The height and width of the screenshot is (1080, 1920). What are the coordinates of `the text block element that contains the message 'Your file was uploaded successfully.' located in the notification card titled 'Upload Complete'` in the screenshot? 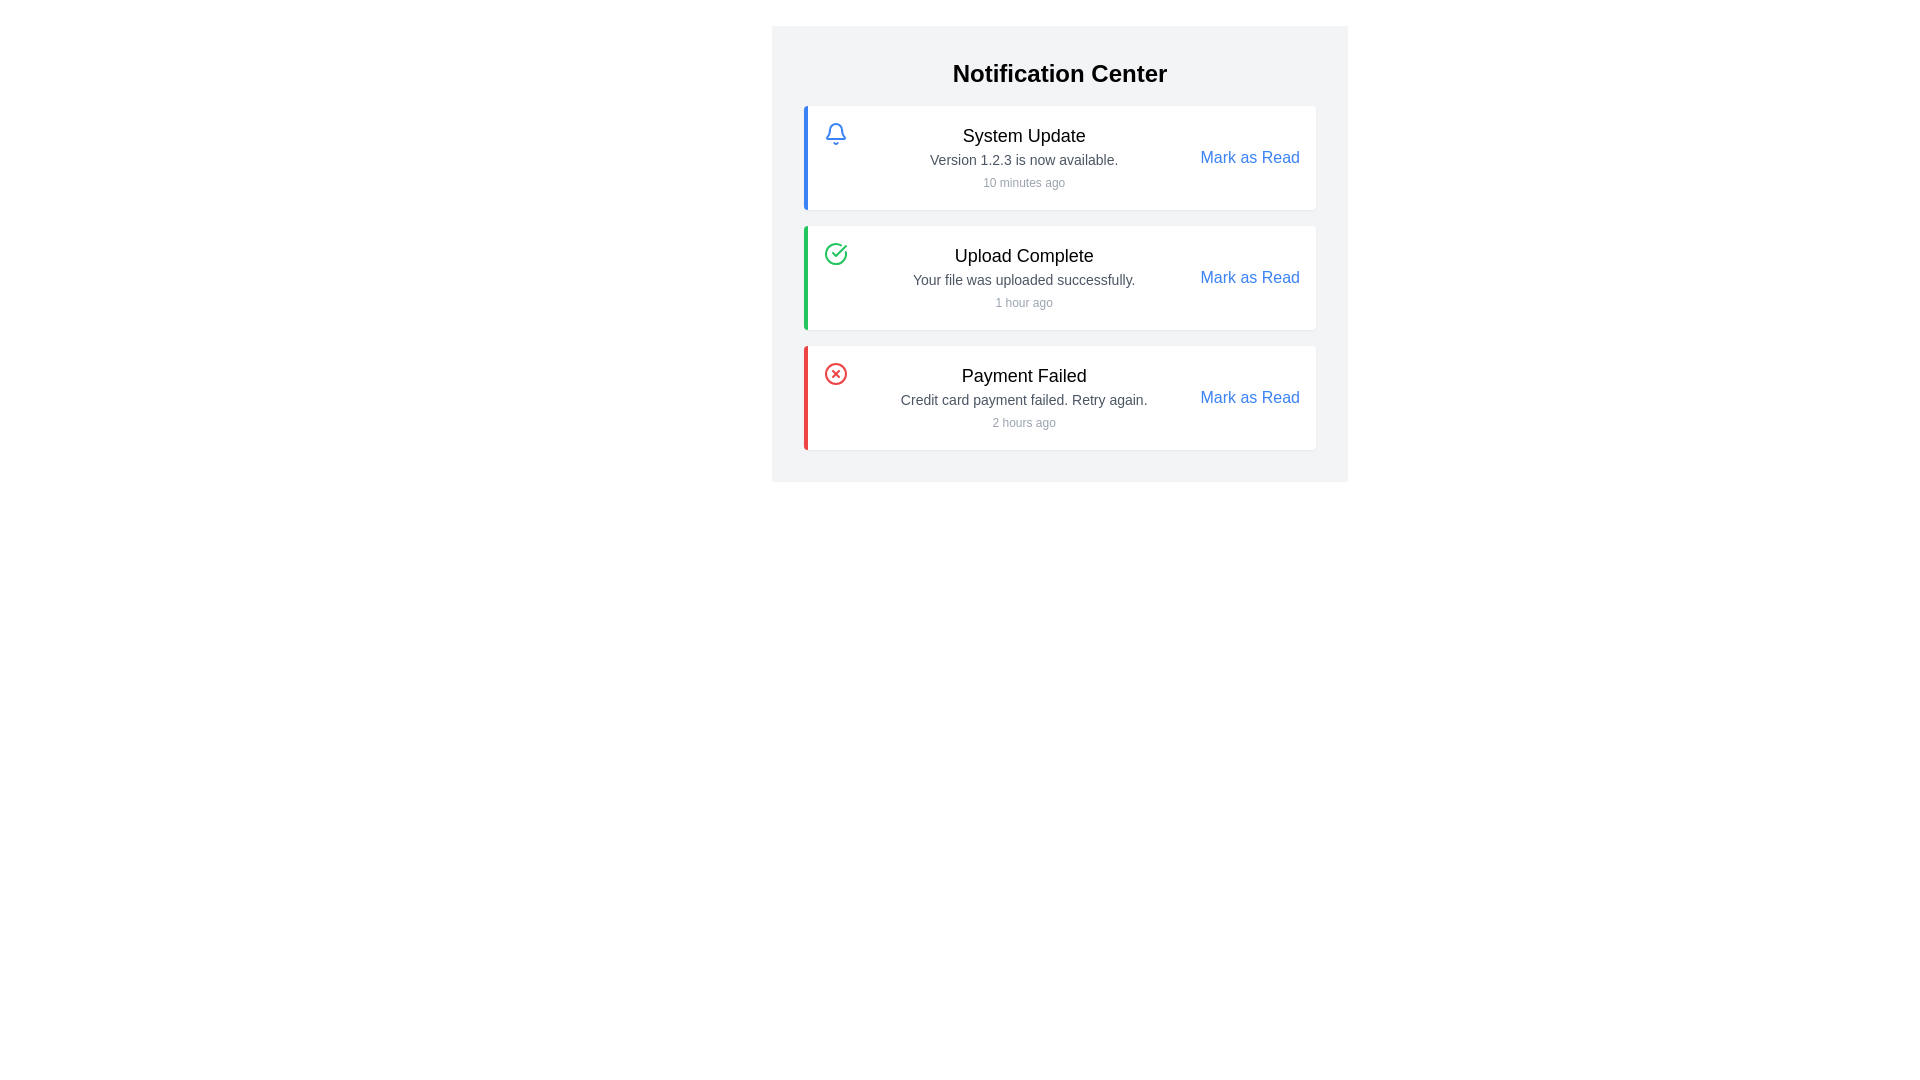 It's located at (1024, 280).